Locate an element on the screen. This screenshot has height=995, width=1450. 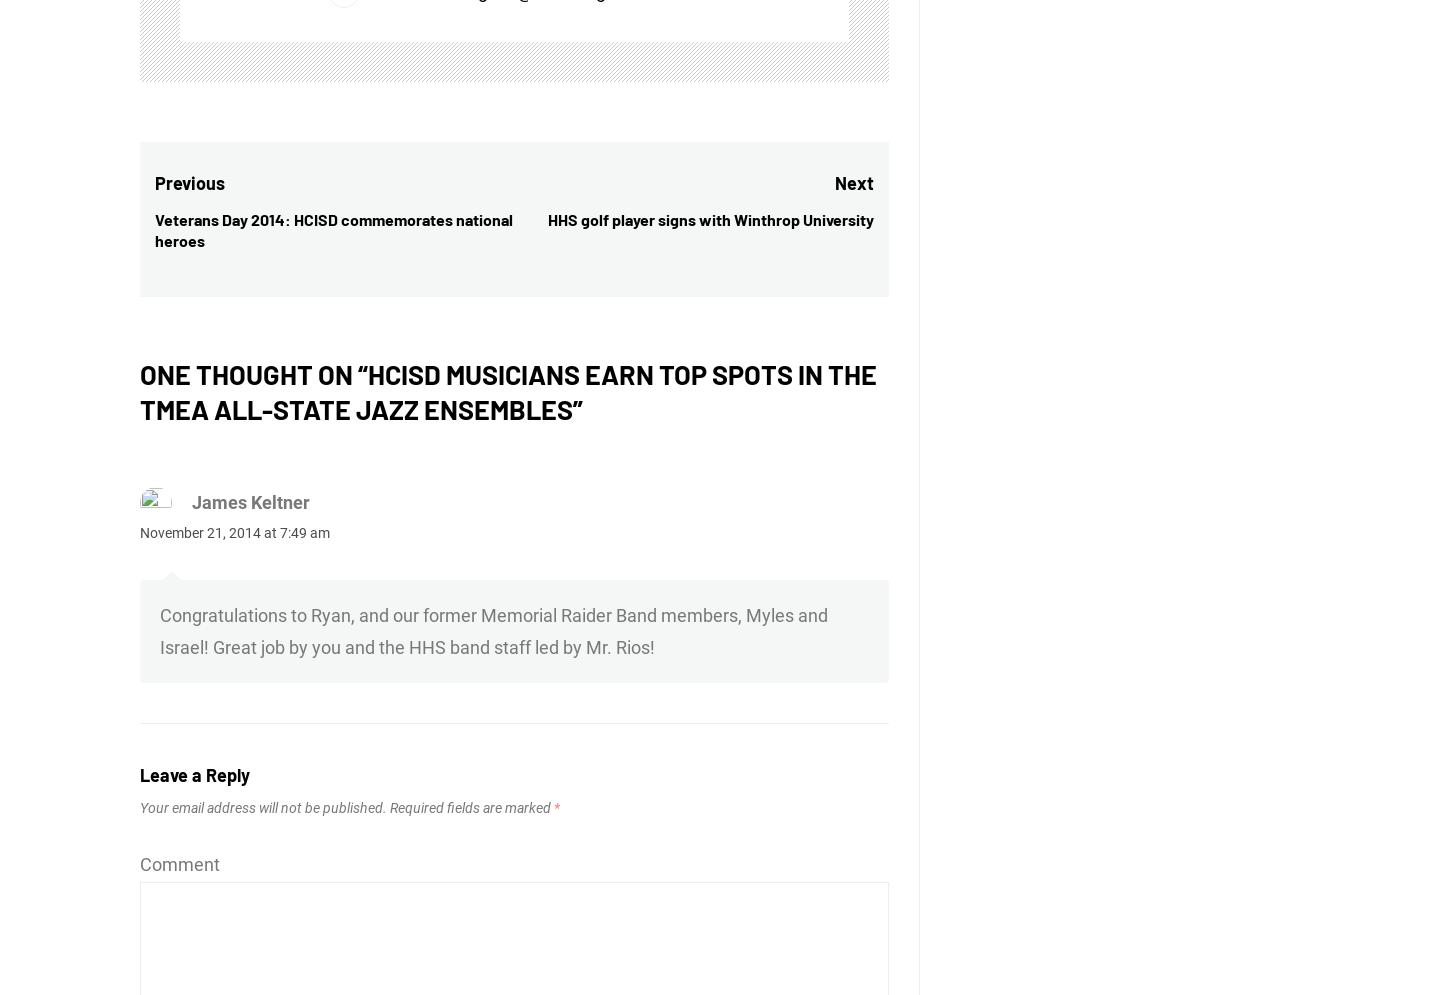
'One thought on “' is located at coordinates (254, 373).